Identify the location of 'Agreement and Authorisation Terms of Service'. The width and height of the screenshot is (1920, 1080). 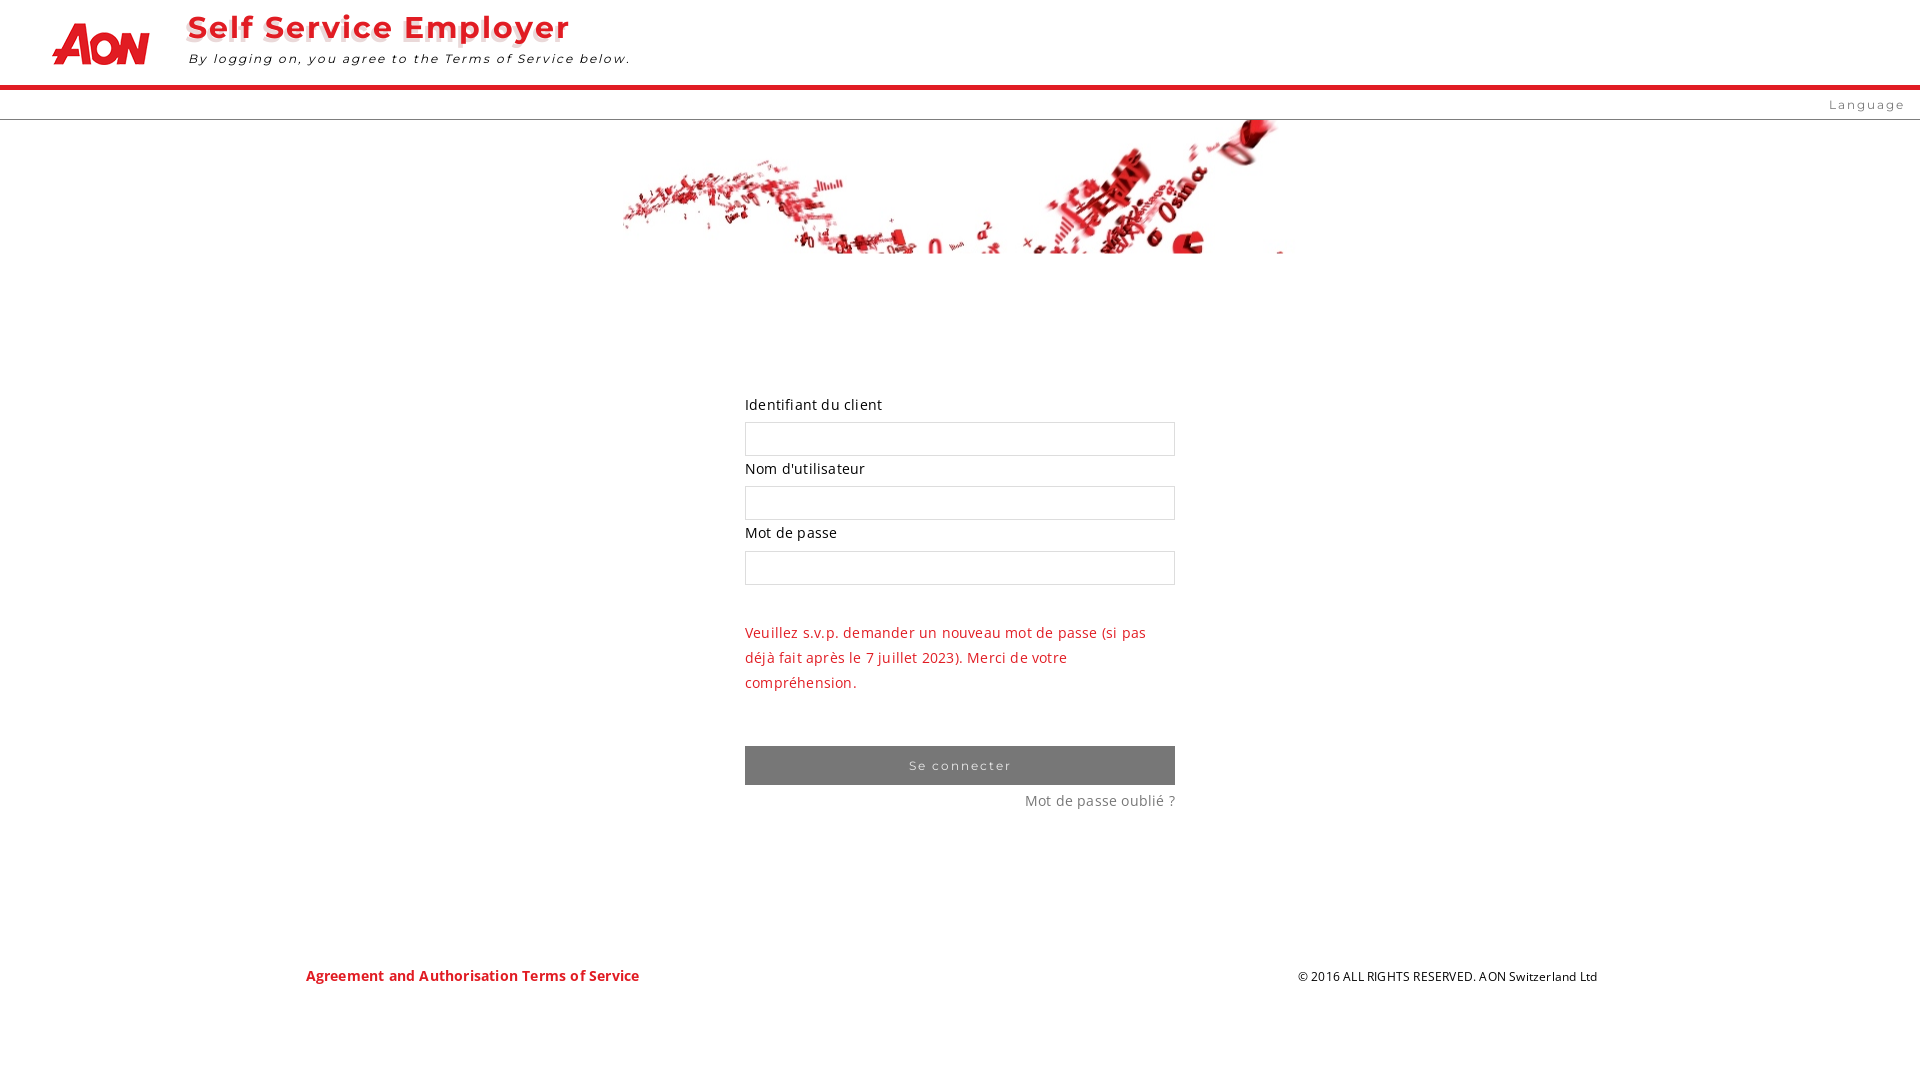
(472, 974).